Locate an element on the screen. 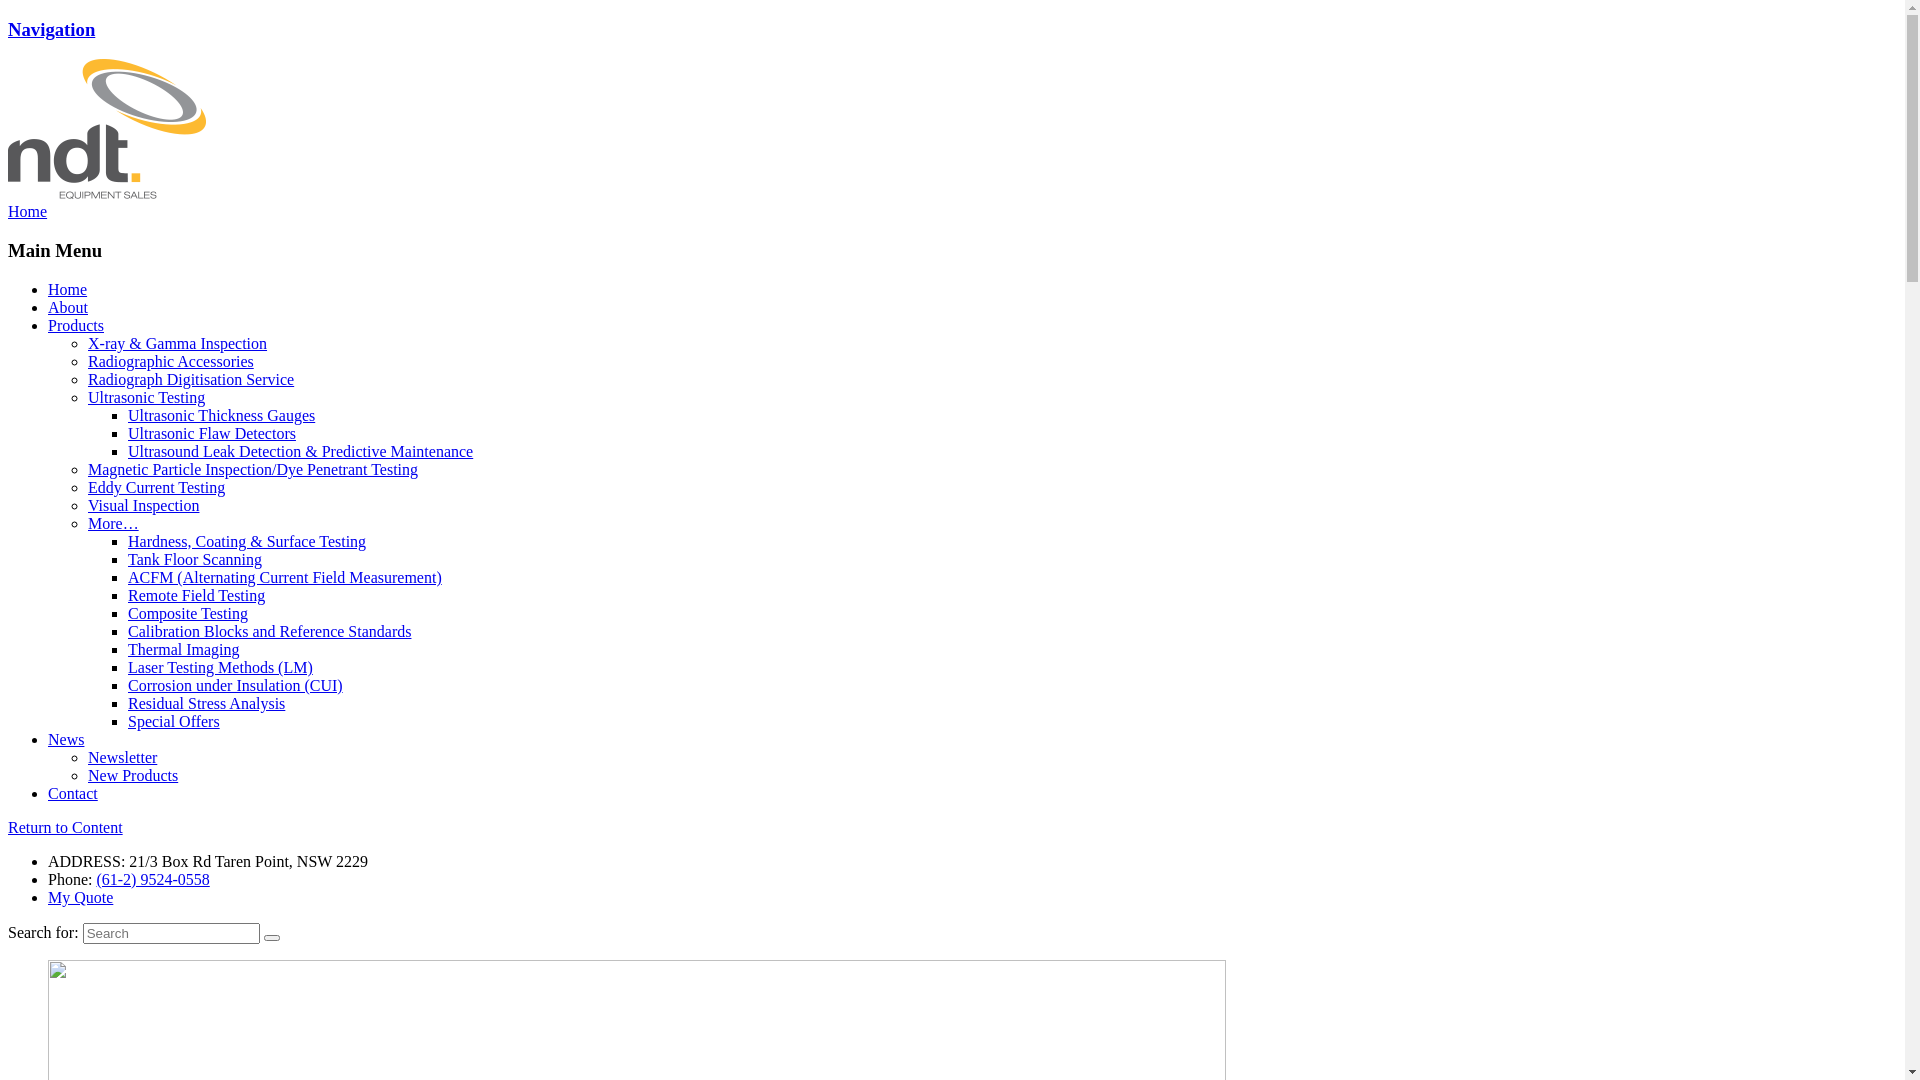  'Thermal Imaging' is located at coordinates (183, 649).